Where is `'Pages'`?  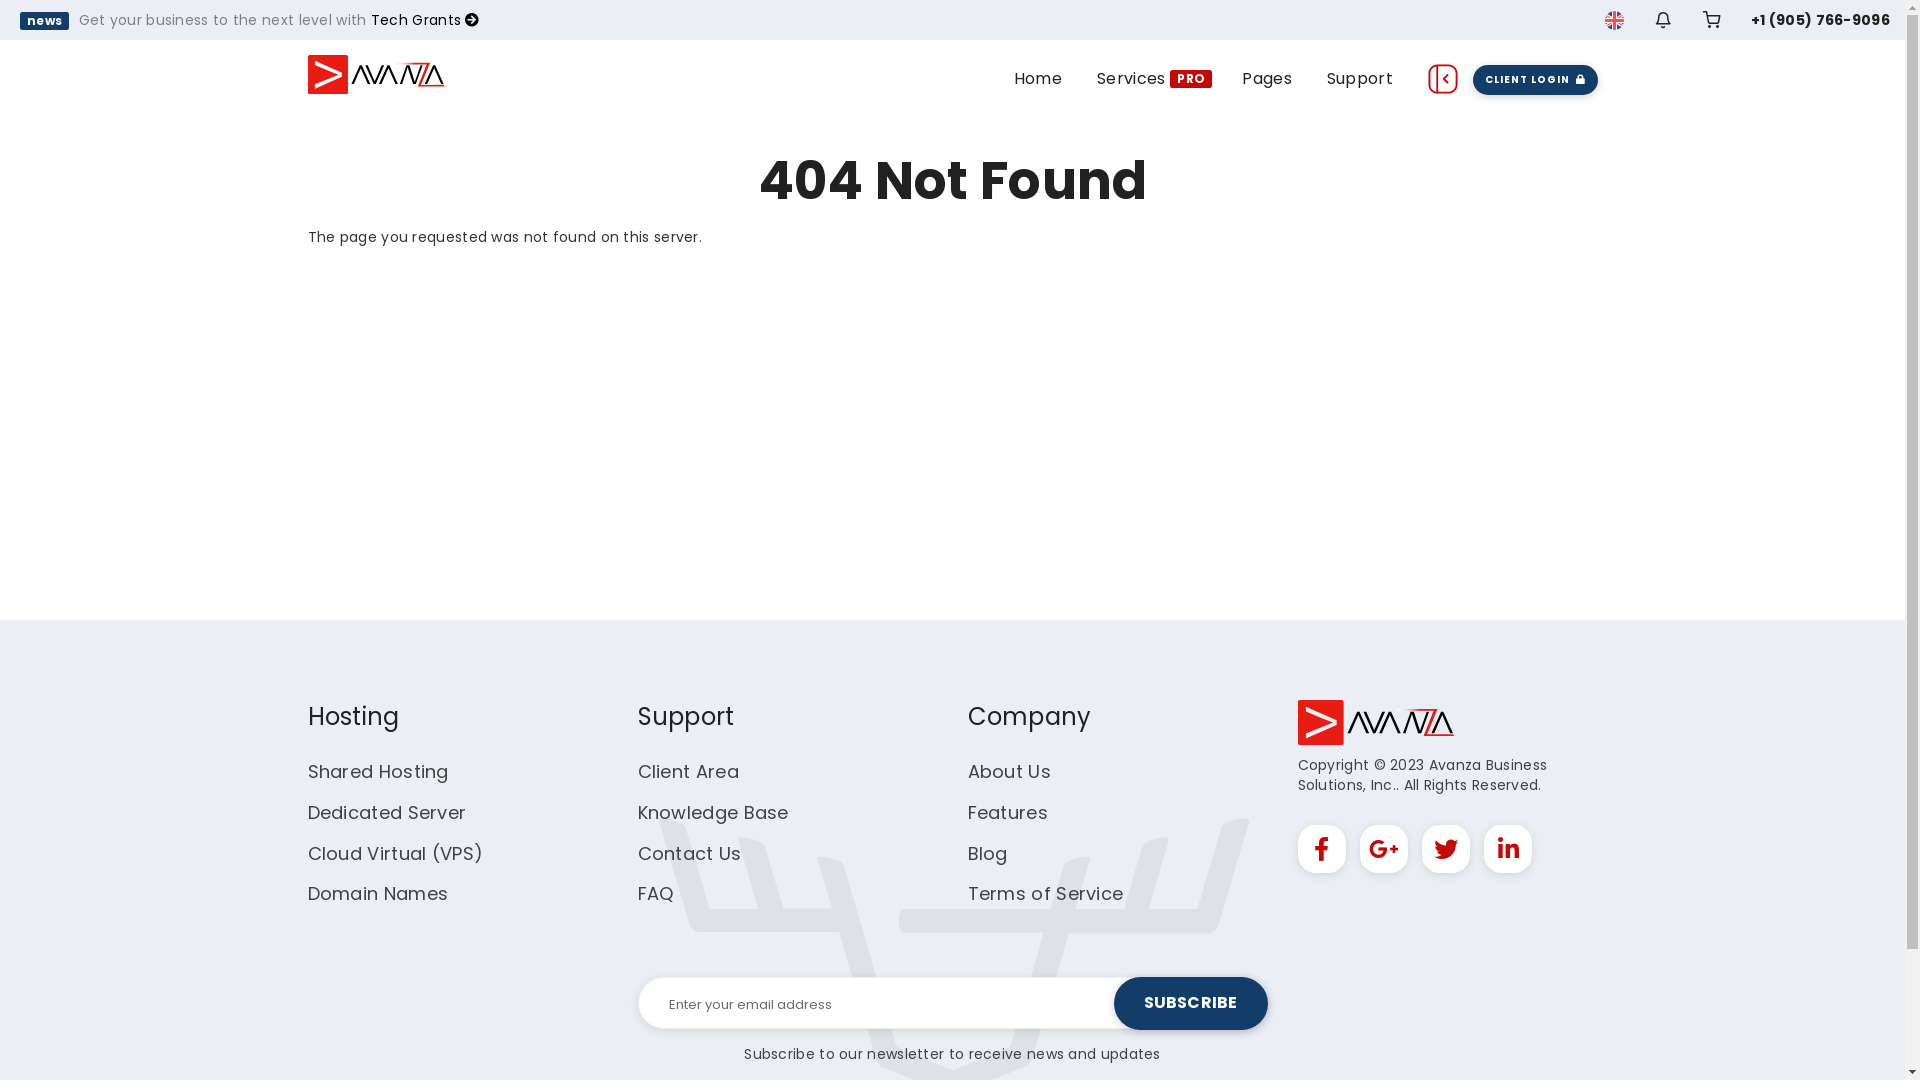
'Pages' is located at coordinates (1266, 76).